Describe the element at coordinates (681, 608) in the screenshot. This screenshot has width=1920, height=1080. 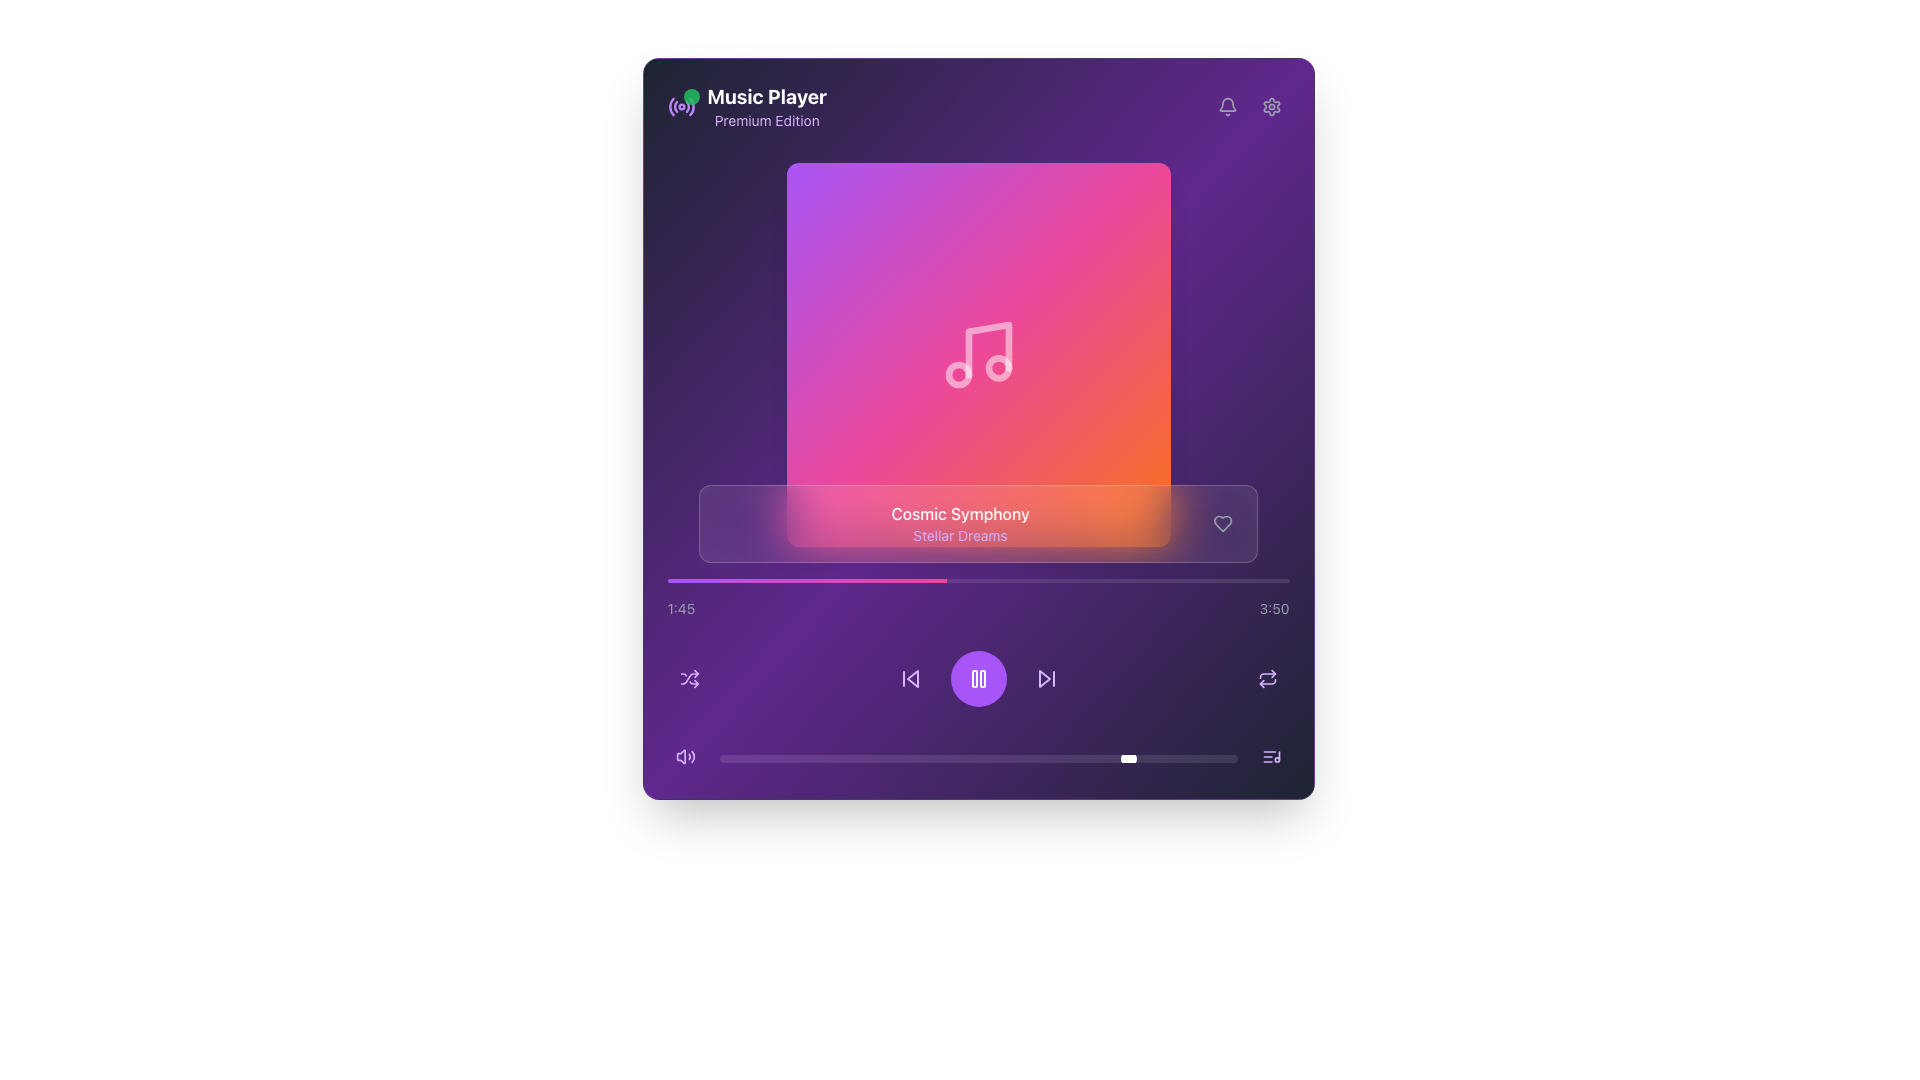
I see `the text label indicating the currently elapsed playback time on the far left of the music player's progress section` at that location.